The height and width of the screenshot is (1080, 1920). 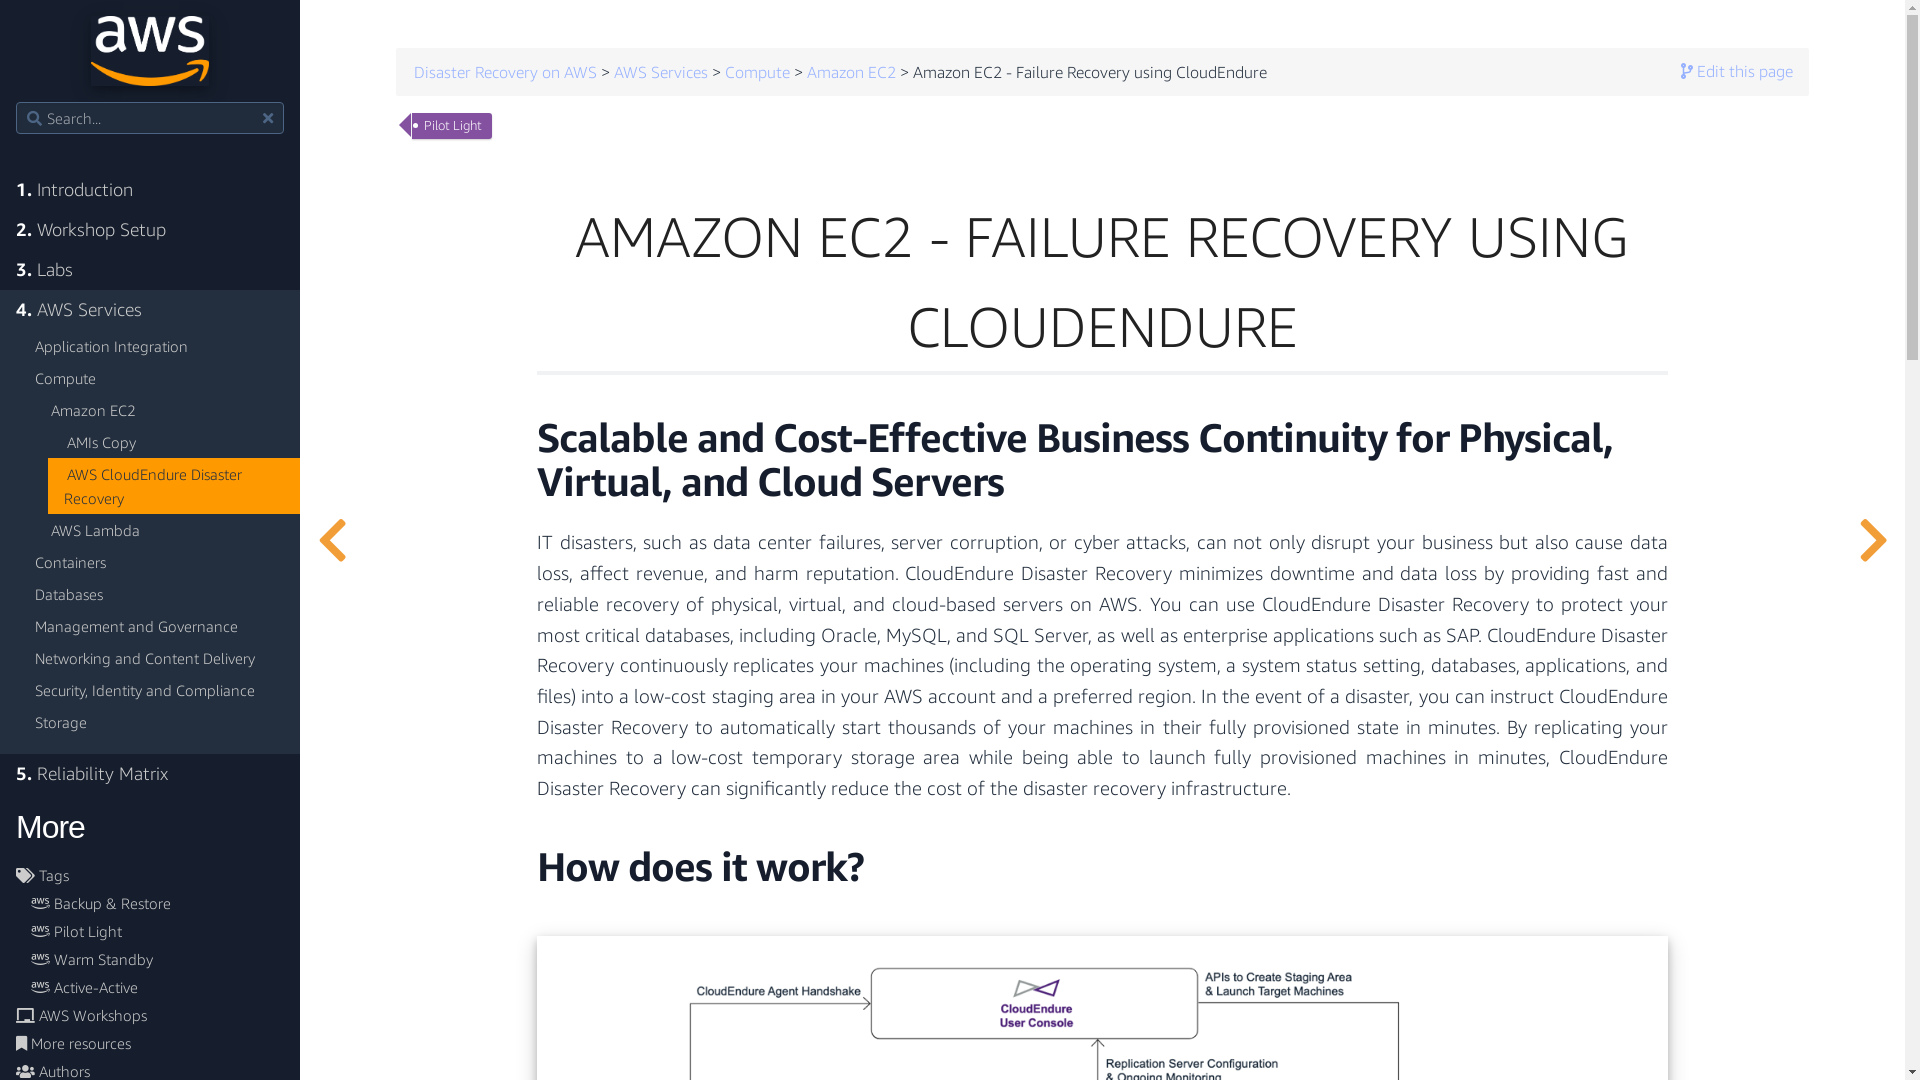 What do you see at coordinates (166, 528) in the screenshot?
I see `'AWS Lambda'` at bounding box center [166, 528].